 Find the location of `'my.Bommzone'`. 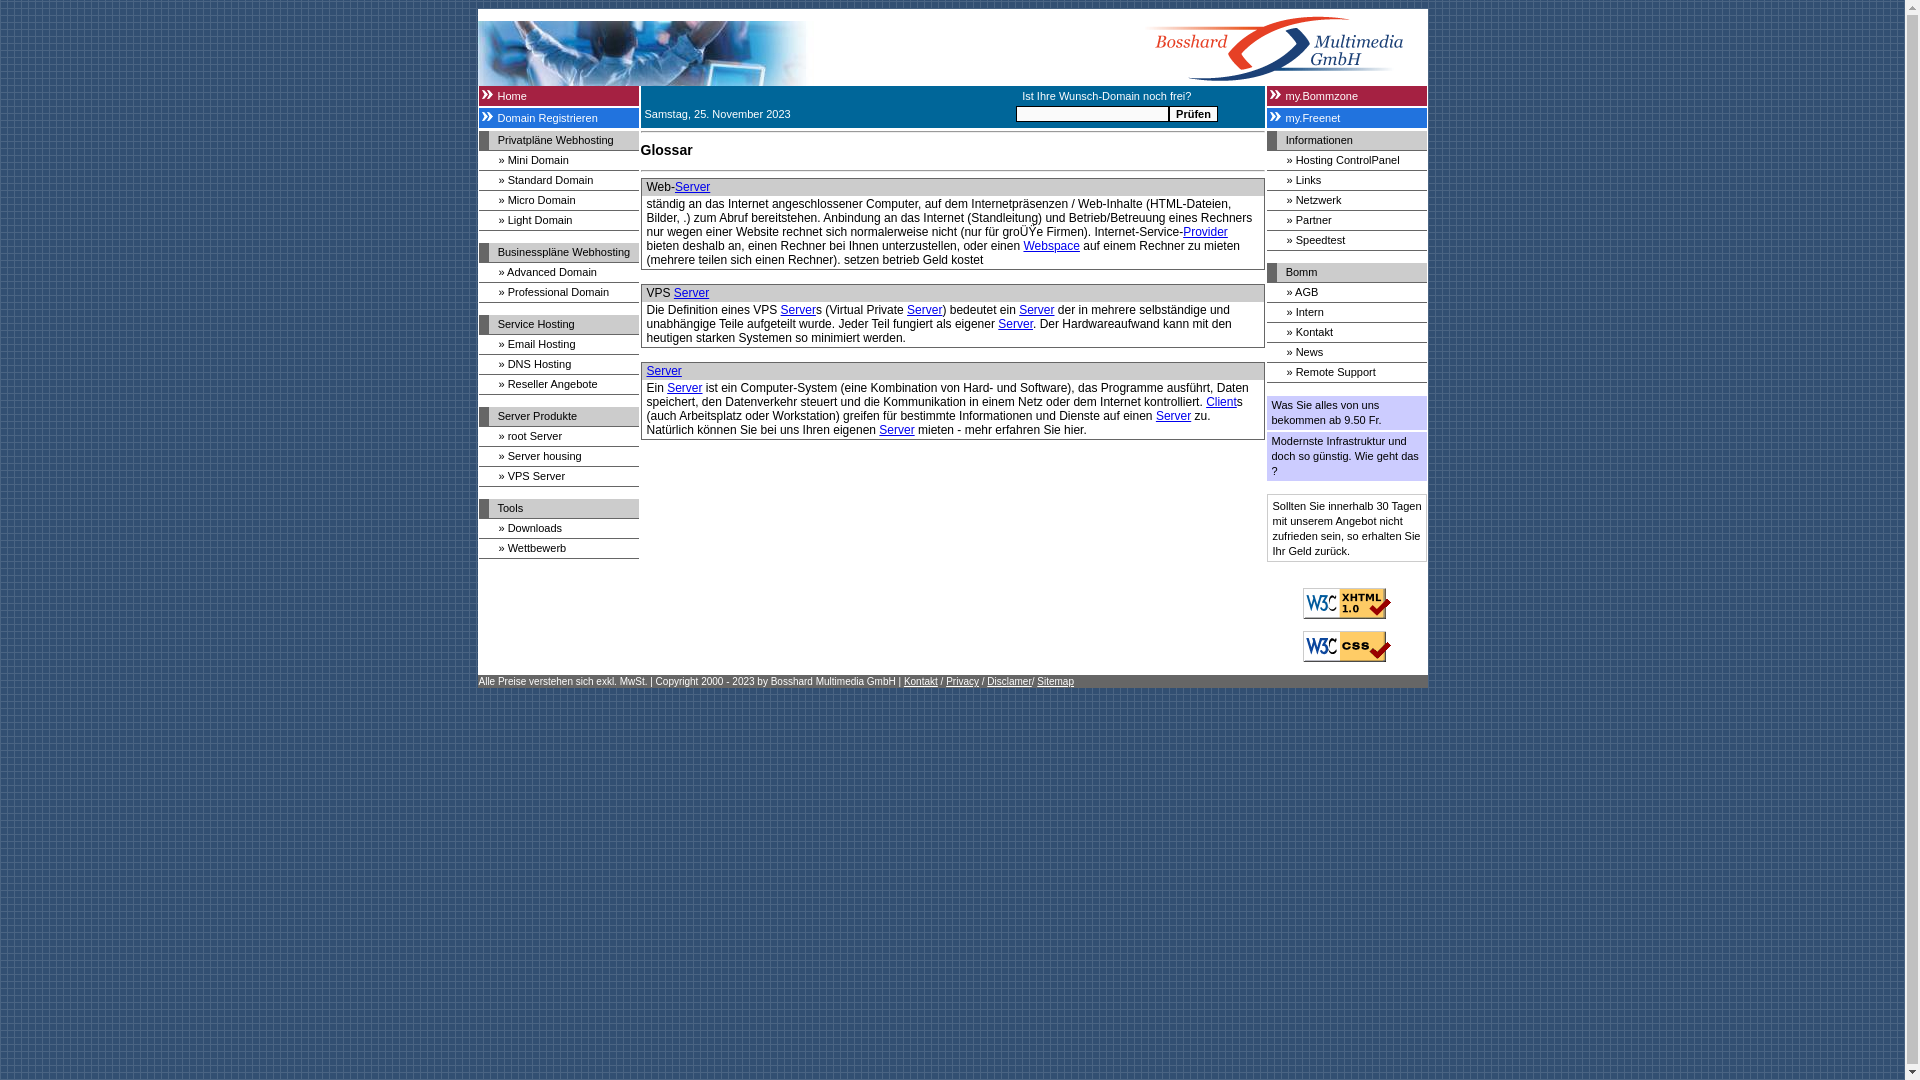

'my.Bommzone' is located at coordinates (1265, 96).